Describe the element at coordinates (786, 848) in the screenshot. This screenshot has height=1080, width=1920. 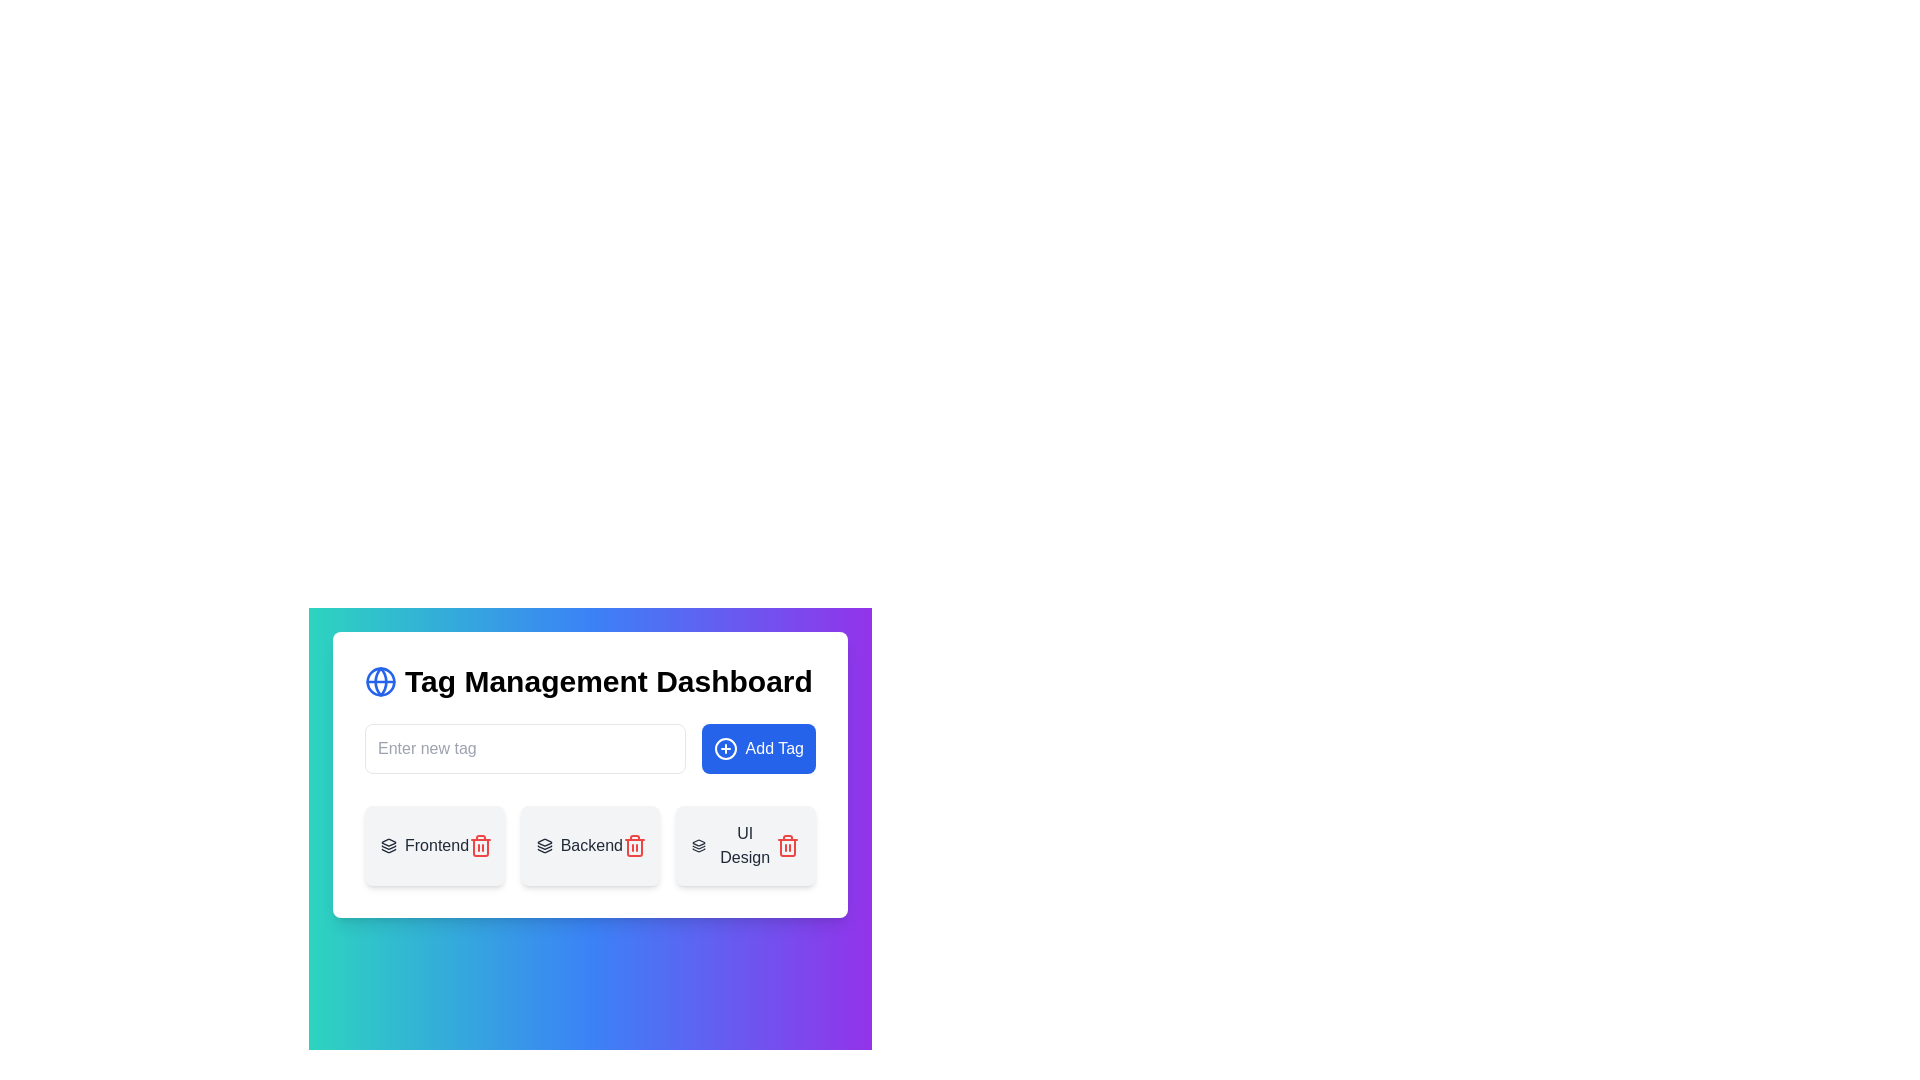
I see `the trash can (delete) icon, which is positioned to the right of the 'UI Design' tag in the second row of tags` at that location.